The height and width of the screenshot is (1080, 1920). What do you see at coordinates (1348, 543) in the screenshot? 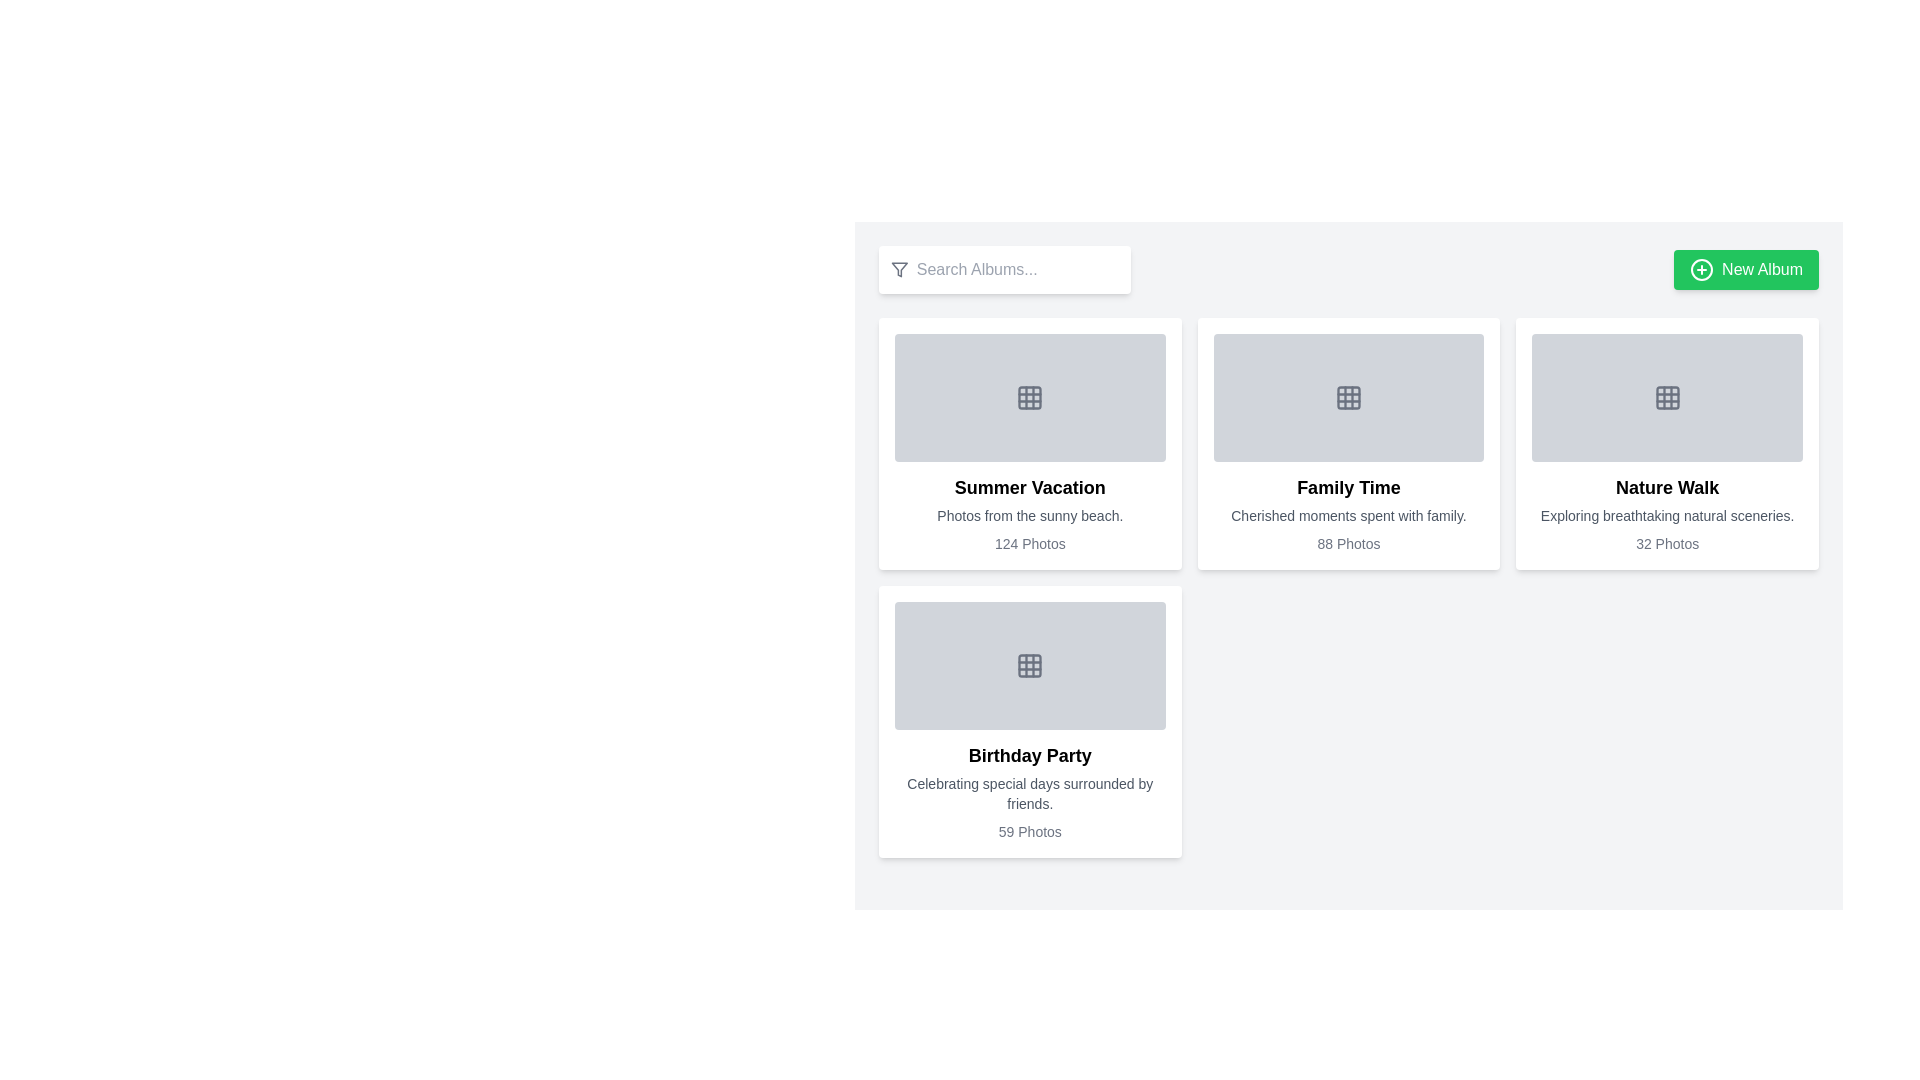
I see `information displayed on the text label that shows '88 Photos', located at the bottom of the 'Family Time' card` at bounding box center [1348, 543].